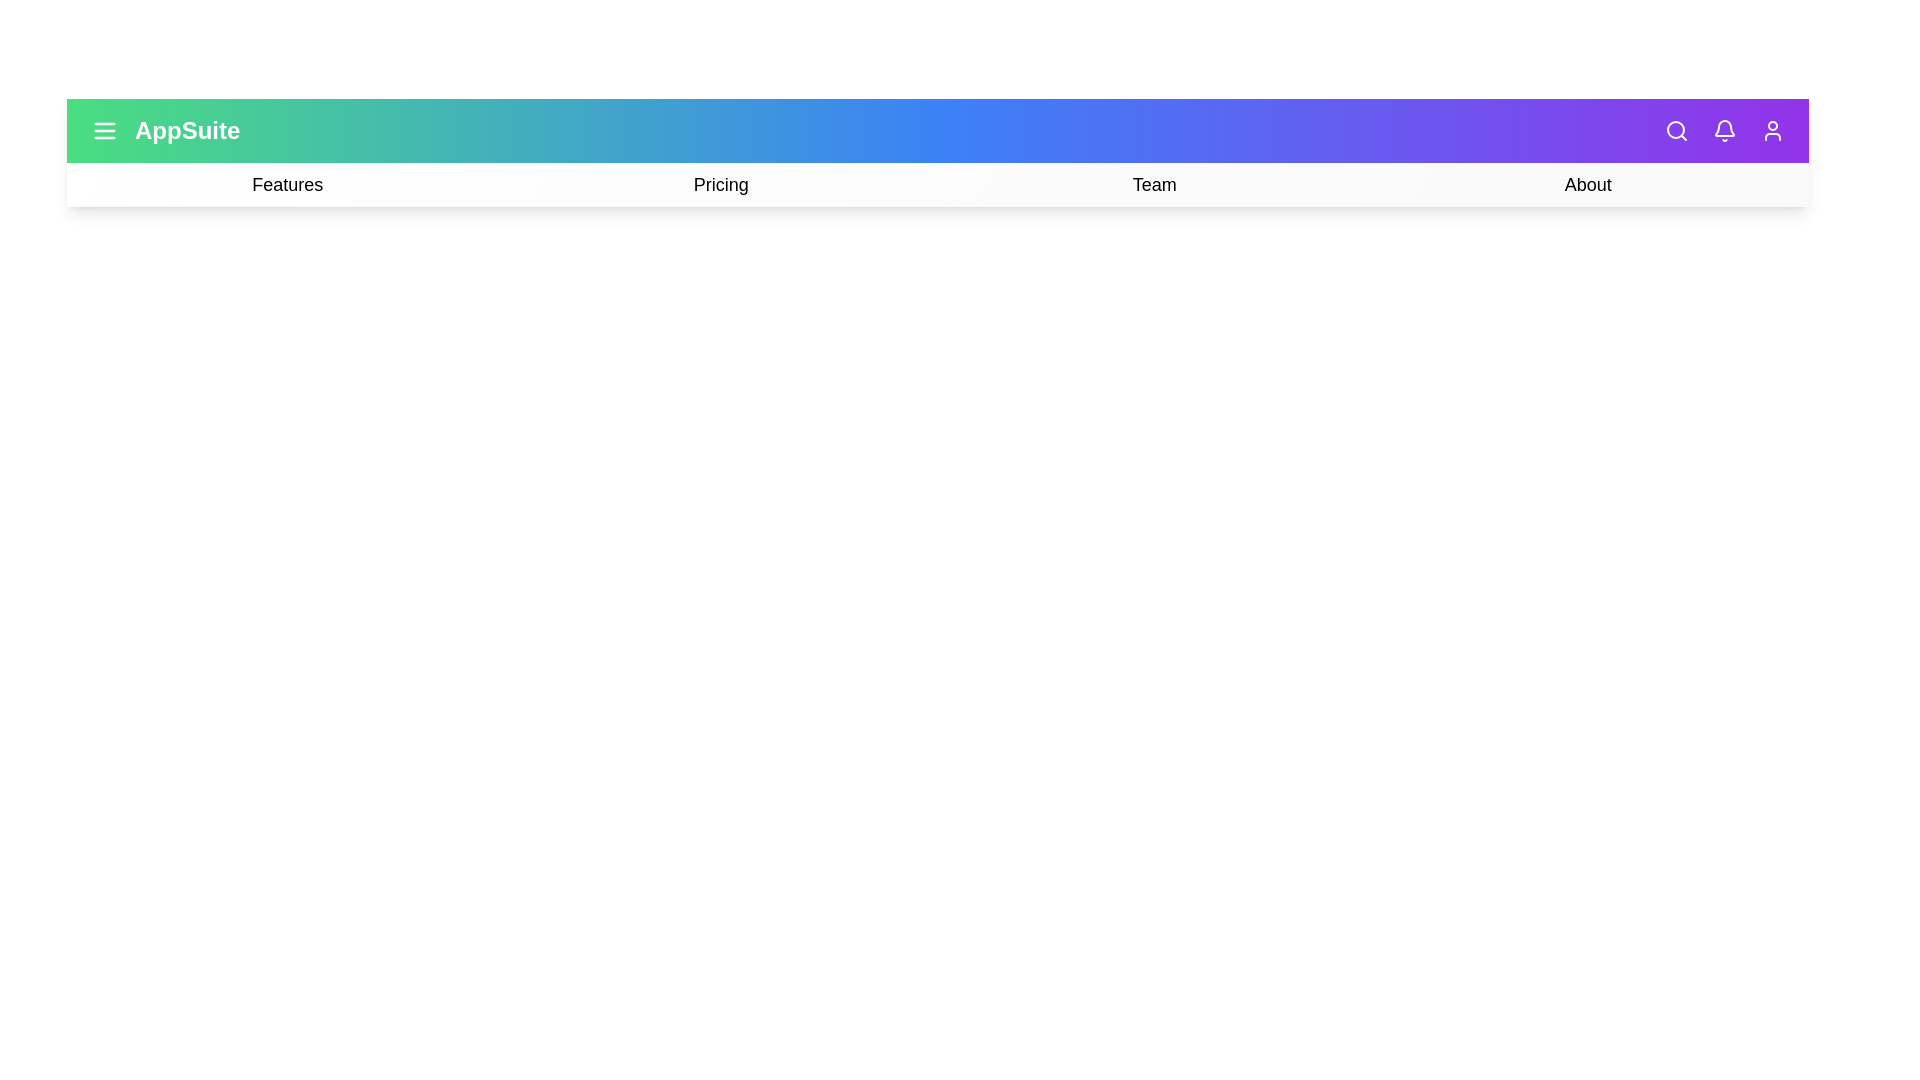 Image resolution: width=1920 pixels, height=1080 pixels. I want to click on 'User' icon in the top-right corner, so click(1772, 131).